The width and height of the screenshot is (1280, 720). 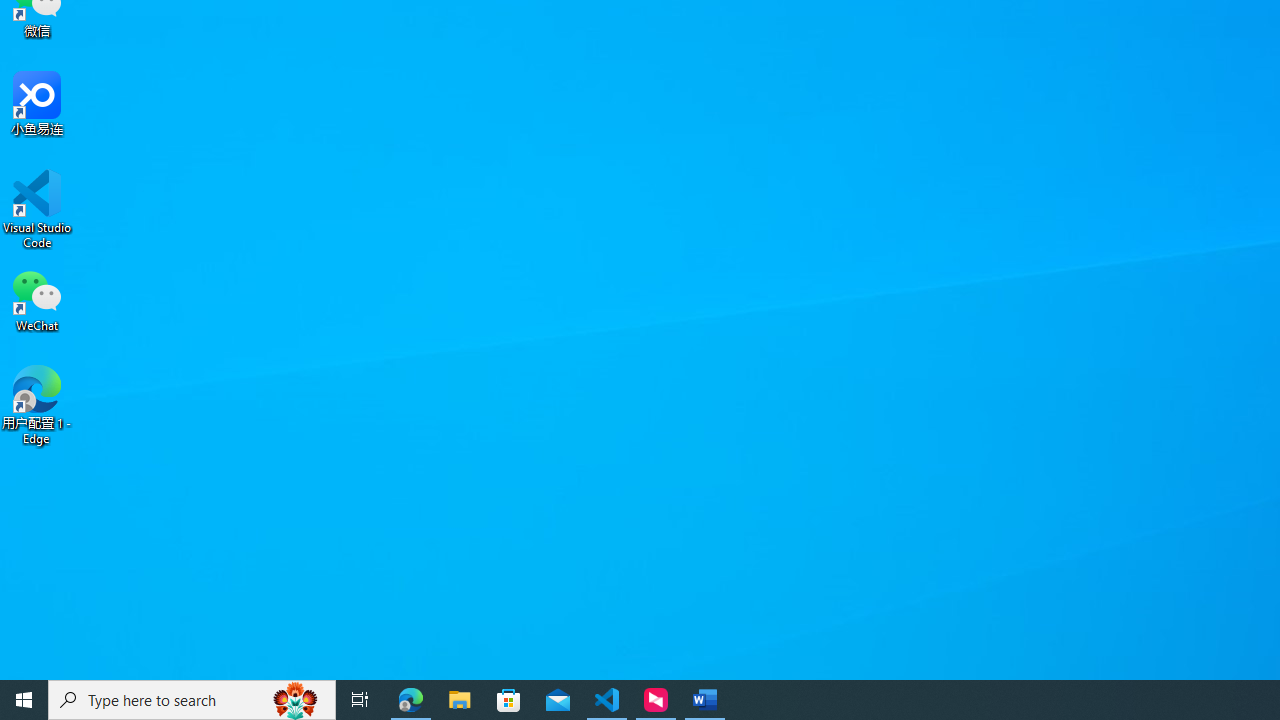 What do you see at coordinates (459, 698) in the screenshot?
I see `'File Explorer'` at bounding box center [459, 698].